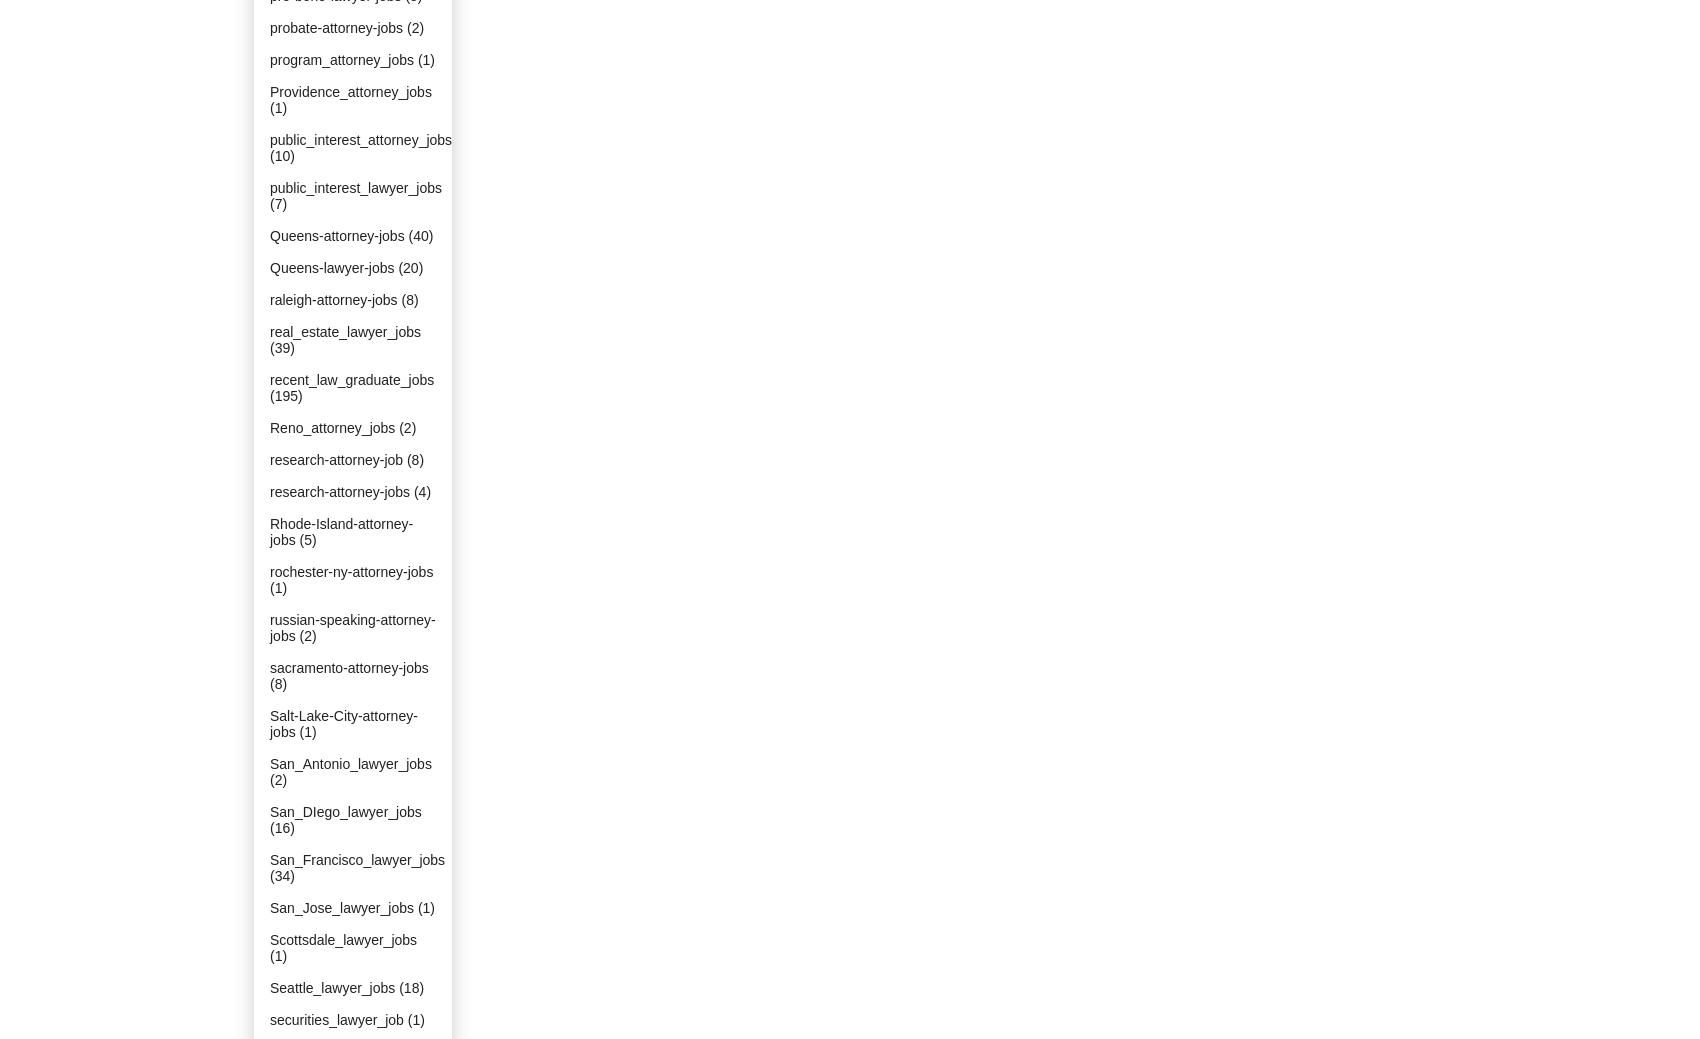  I want to click on 'Rhode-Island-attorney-jobs', so click(340, 531).